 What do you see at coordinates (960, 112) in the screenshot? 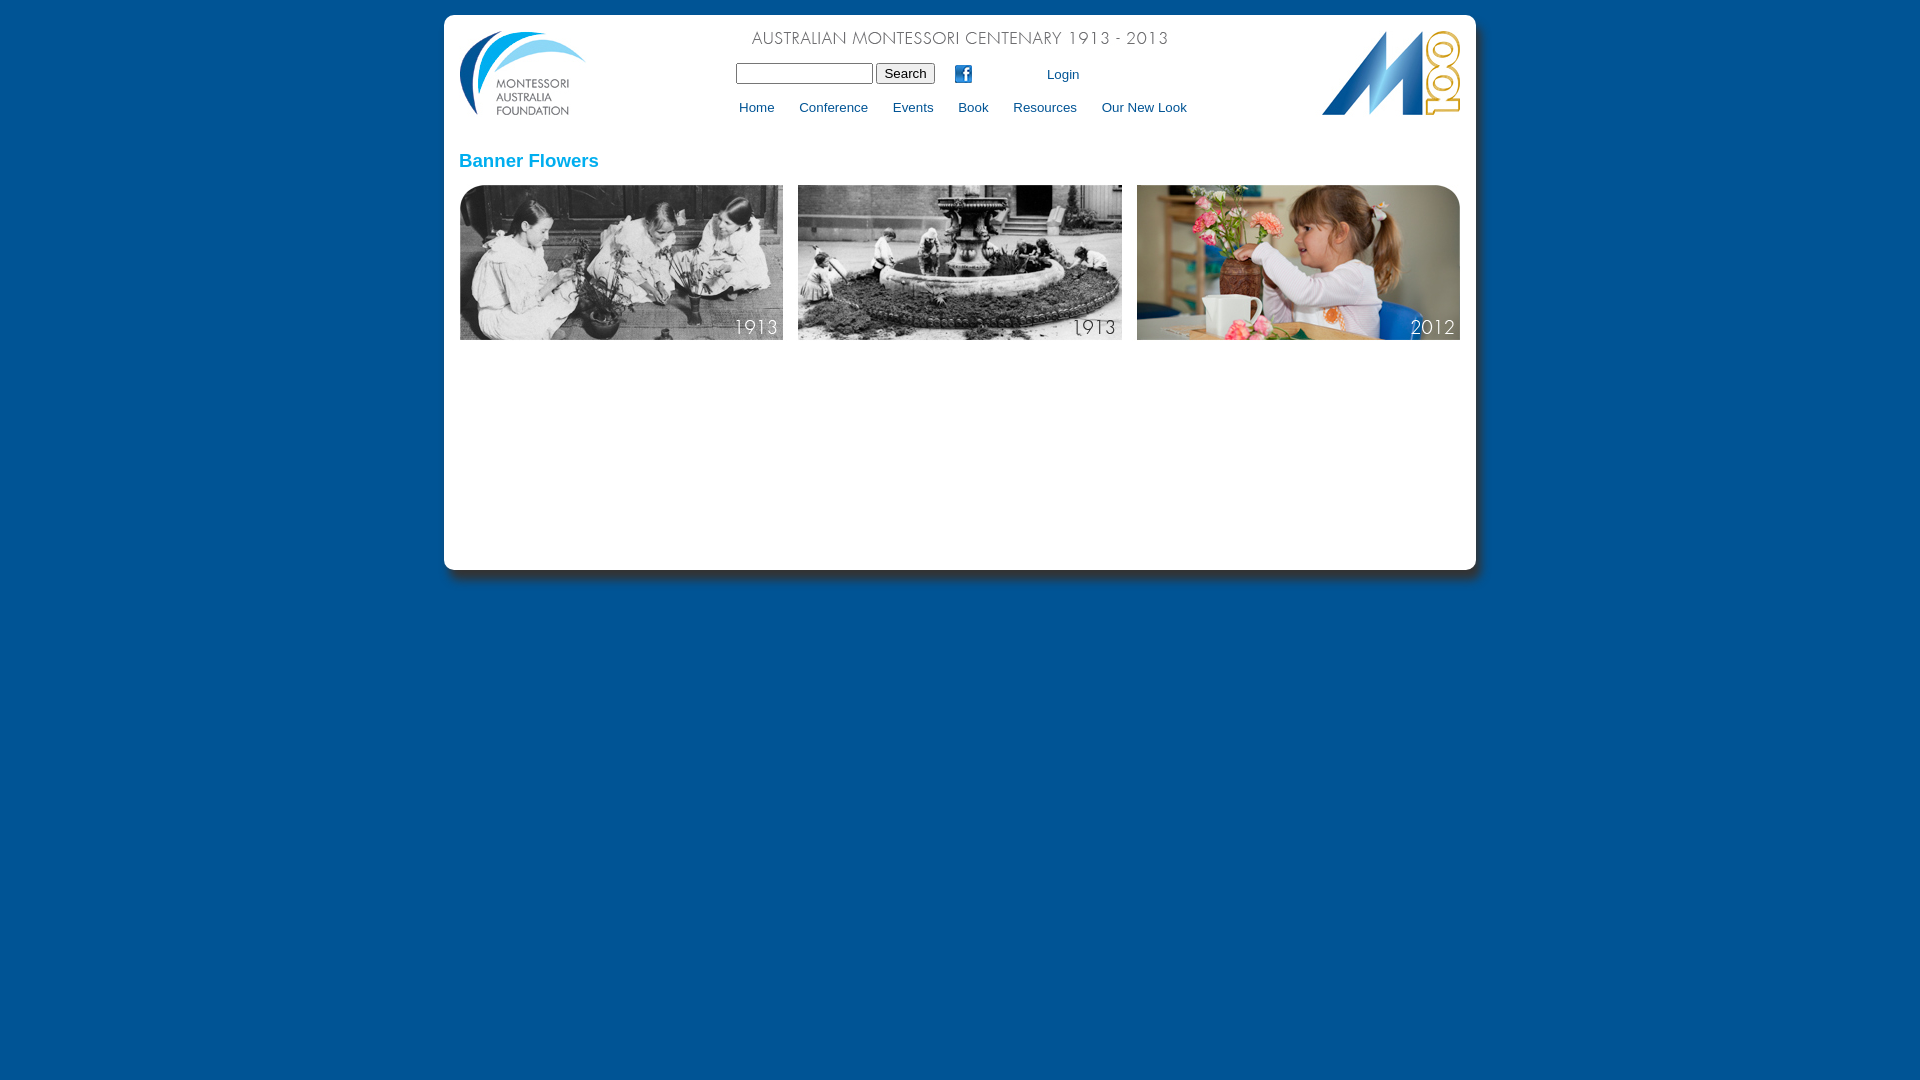
I see `'Home'` at bounding box center [960, 112].